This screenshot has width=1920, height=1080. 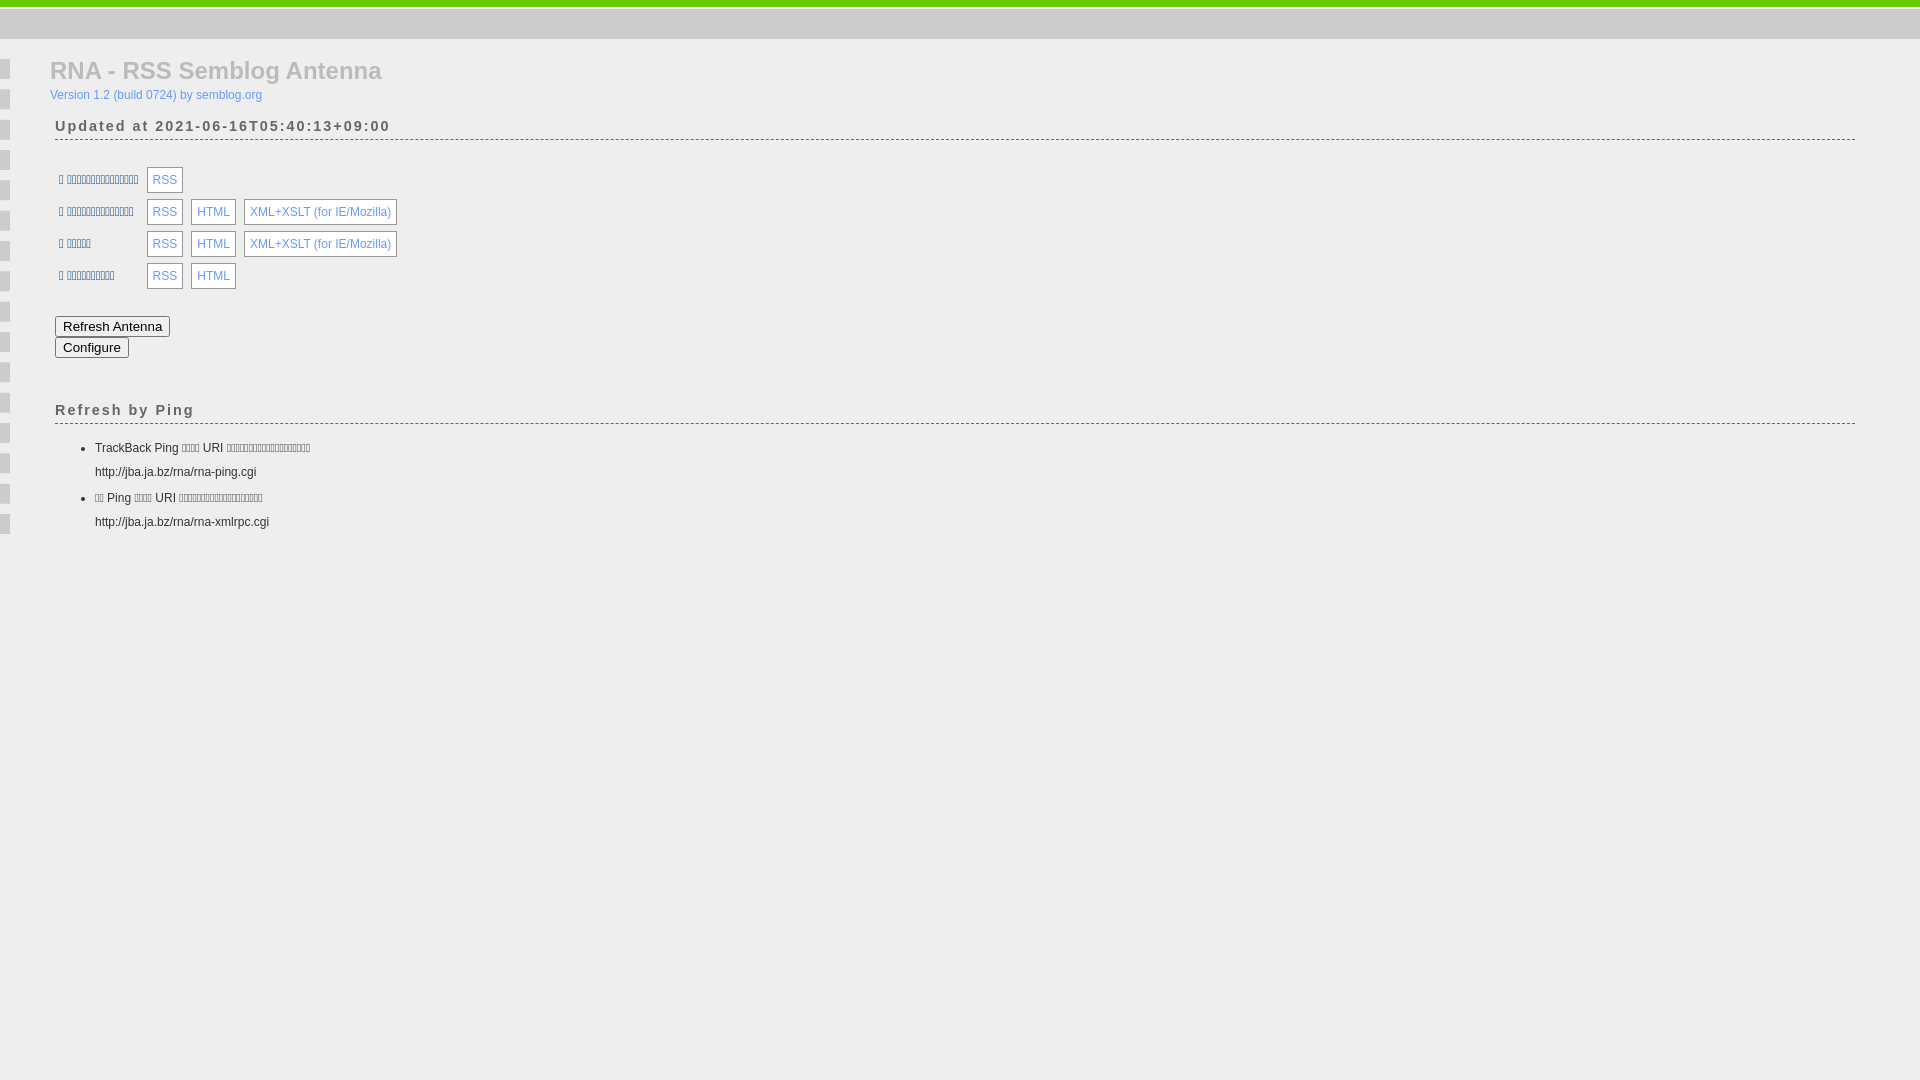 I want to click on 'HTML', so click(x=213, y=242).